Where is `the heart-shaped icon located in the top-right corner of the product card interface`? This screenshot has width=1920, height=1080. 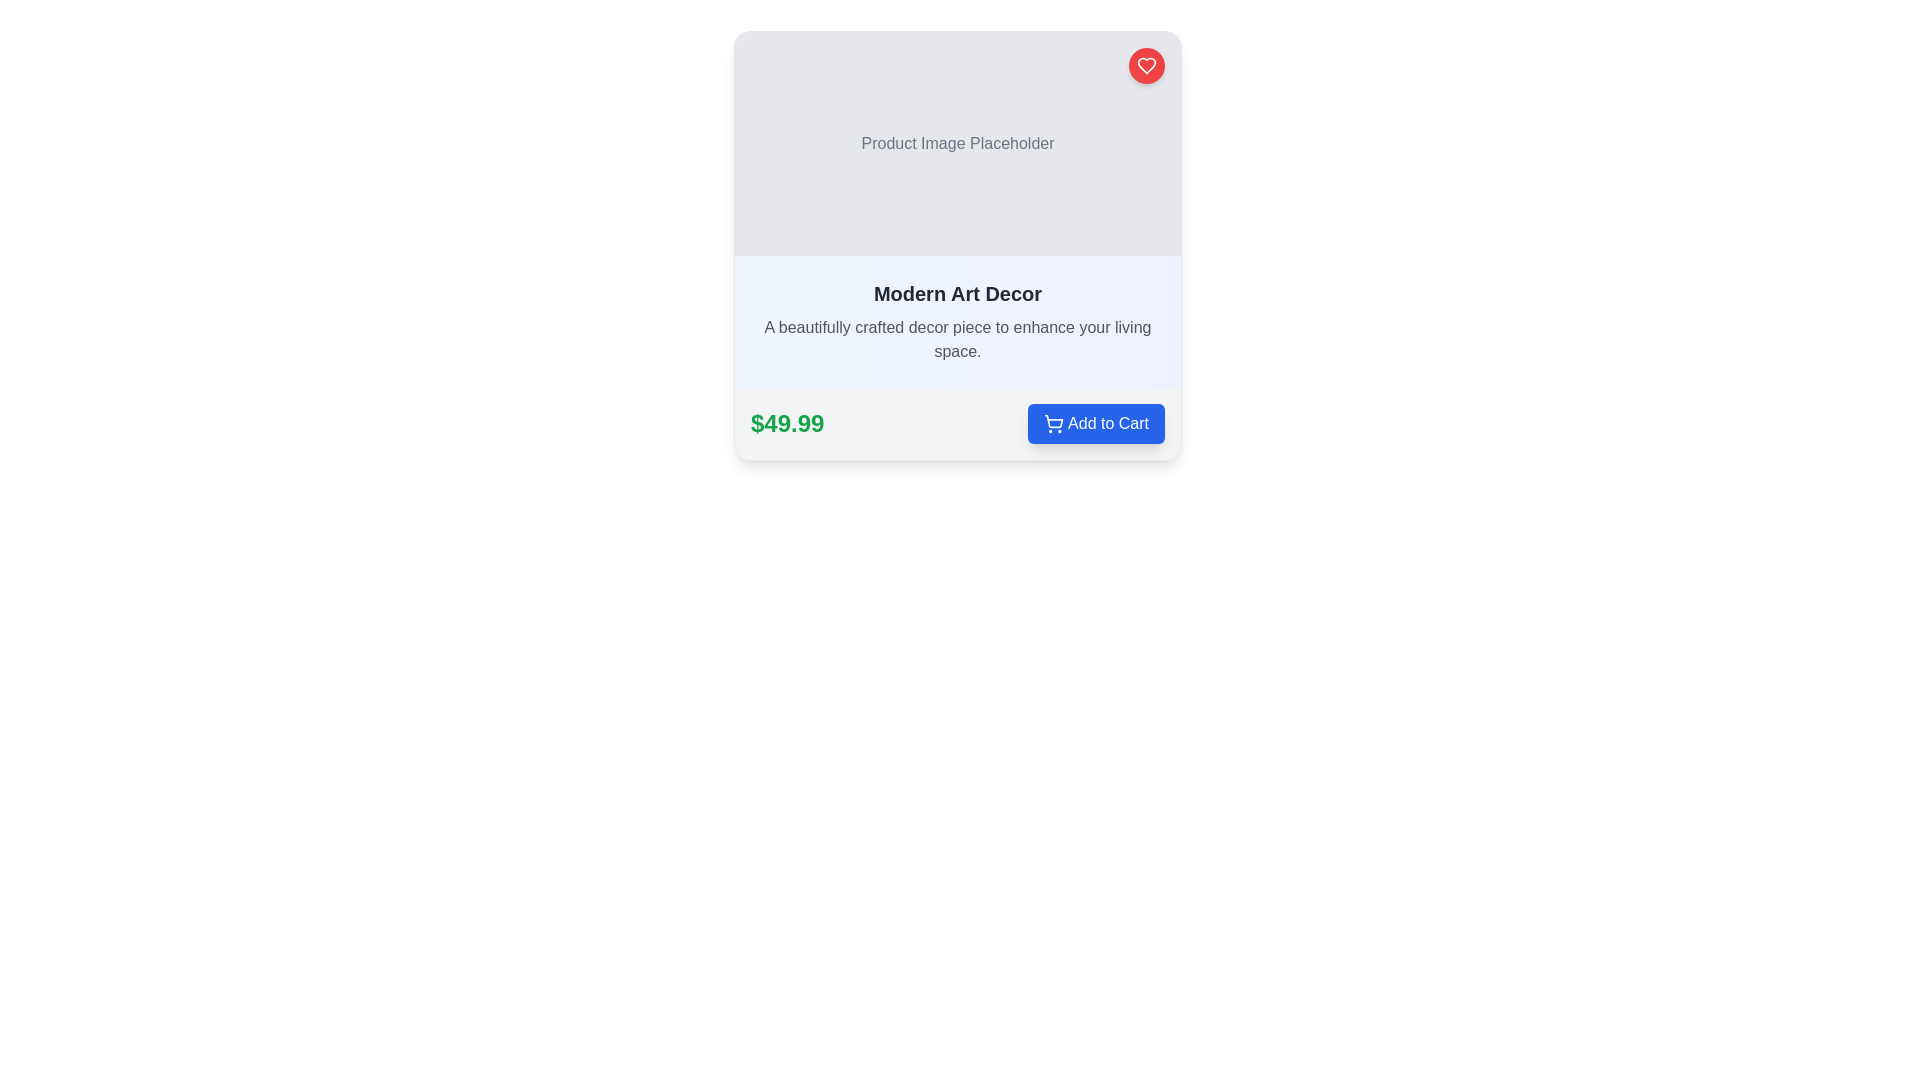
the heart-shaped icon located in the top-right corner of the product card interface is located at coordinates (1147, 64).